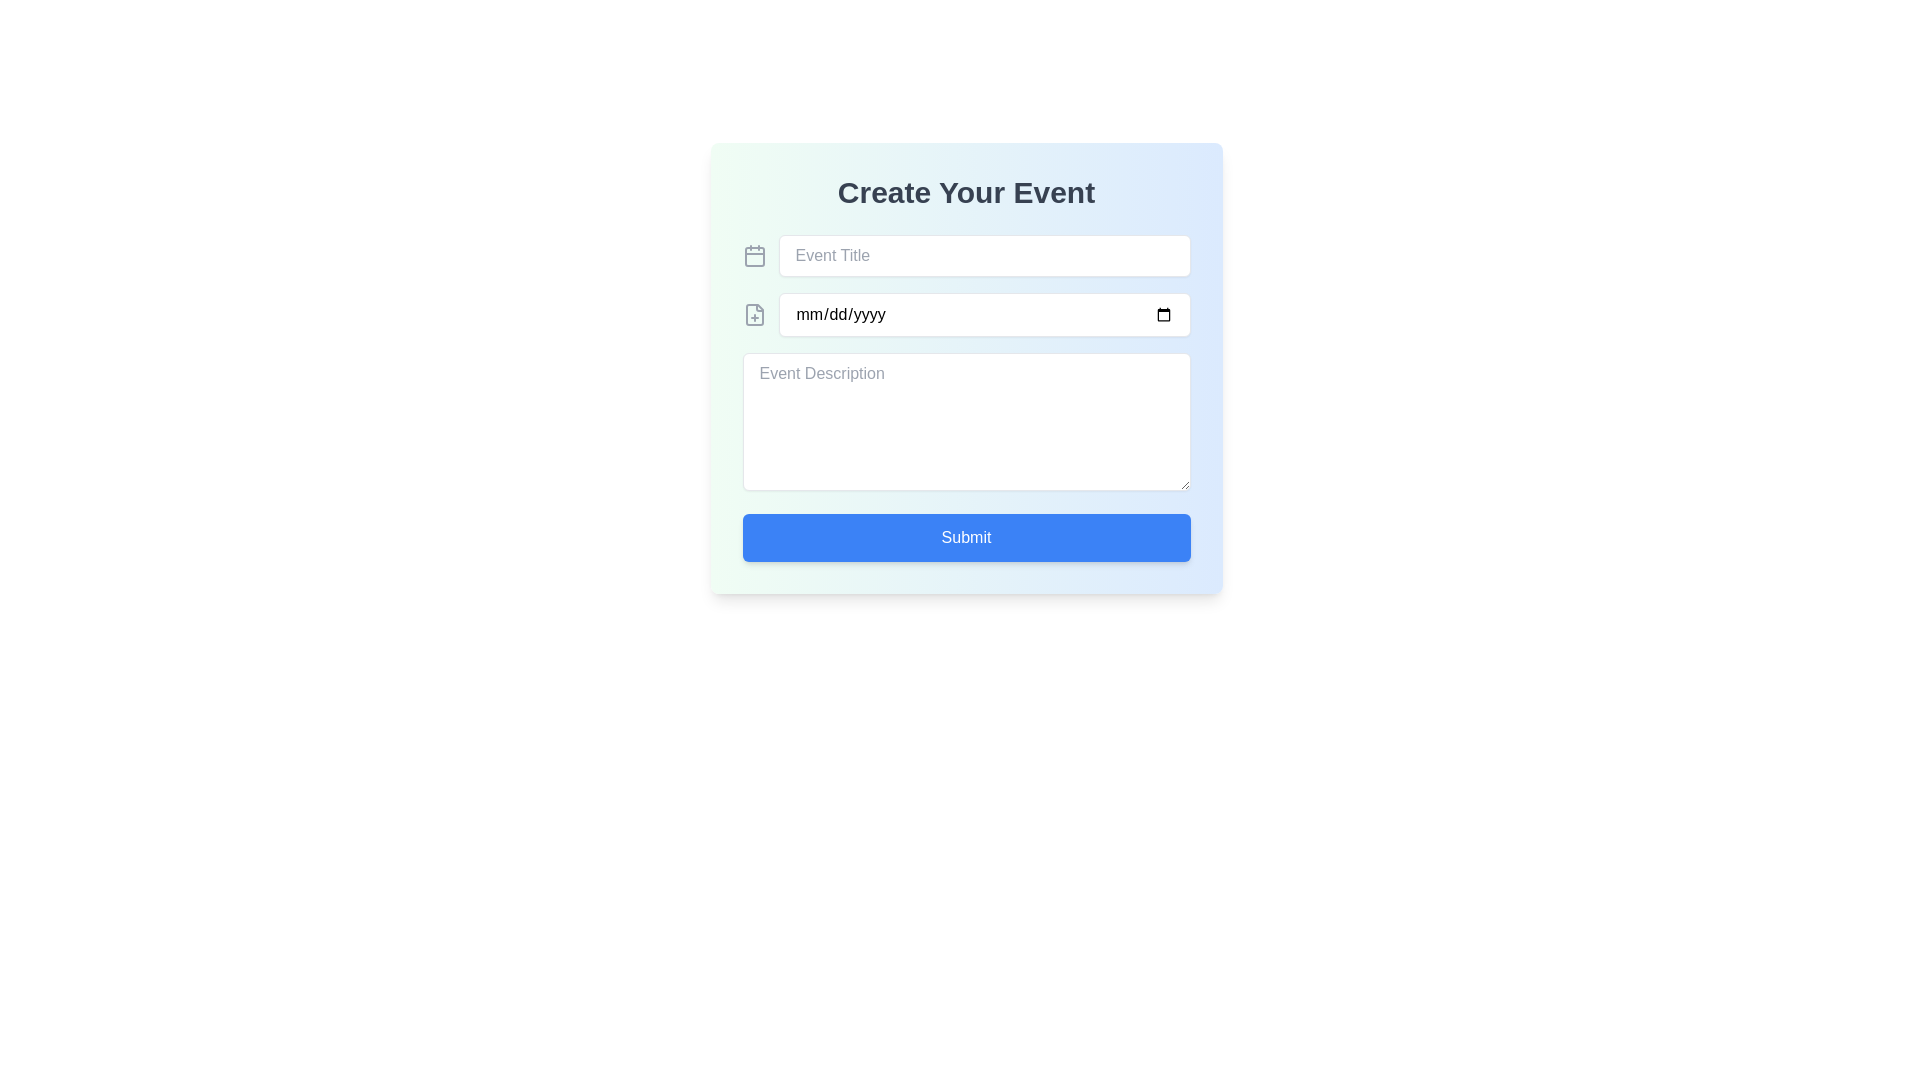  I want to click on the date picker input field with a white background and rounded border, so click(984, 315).